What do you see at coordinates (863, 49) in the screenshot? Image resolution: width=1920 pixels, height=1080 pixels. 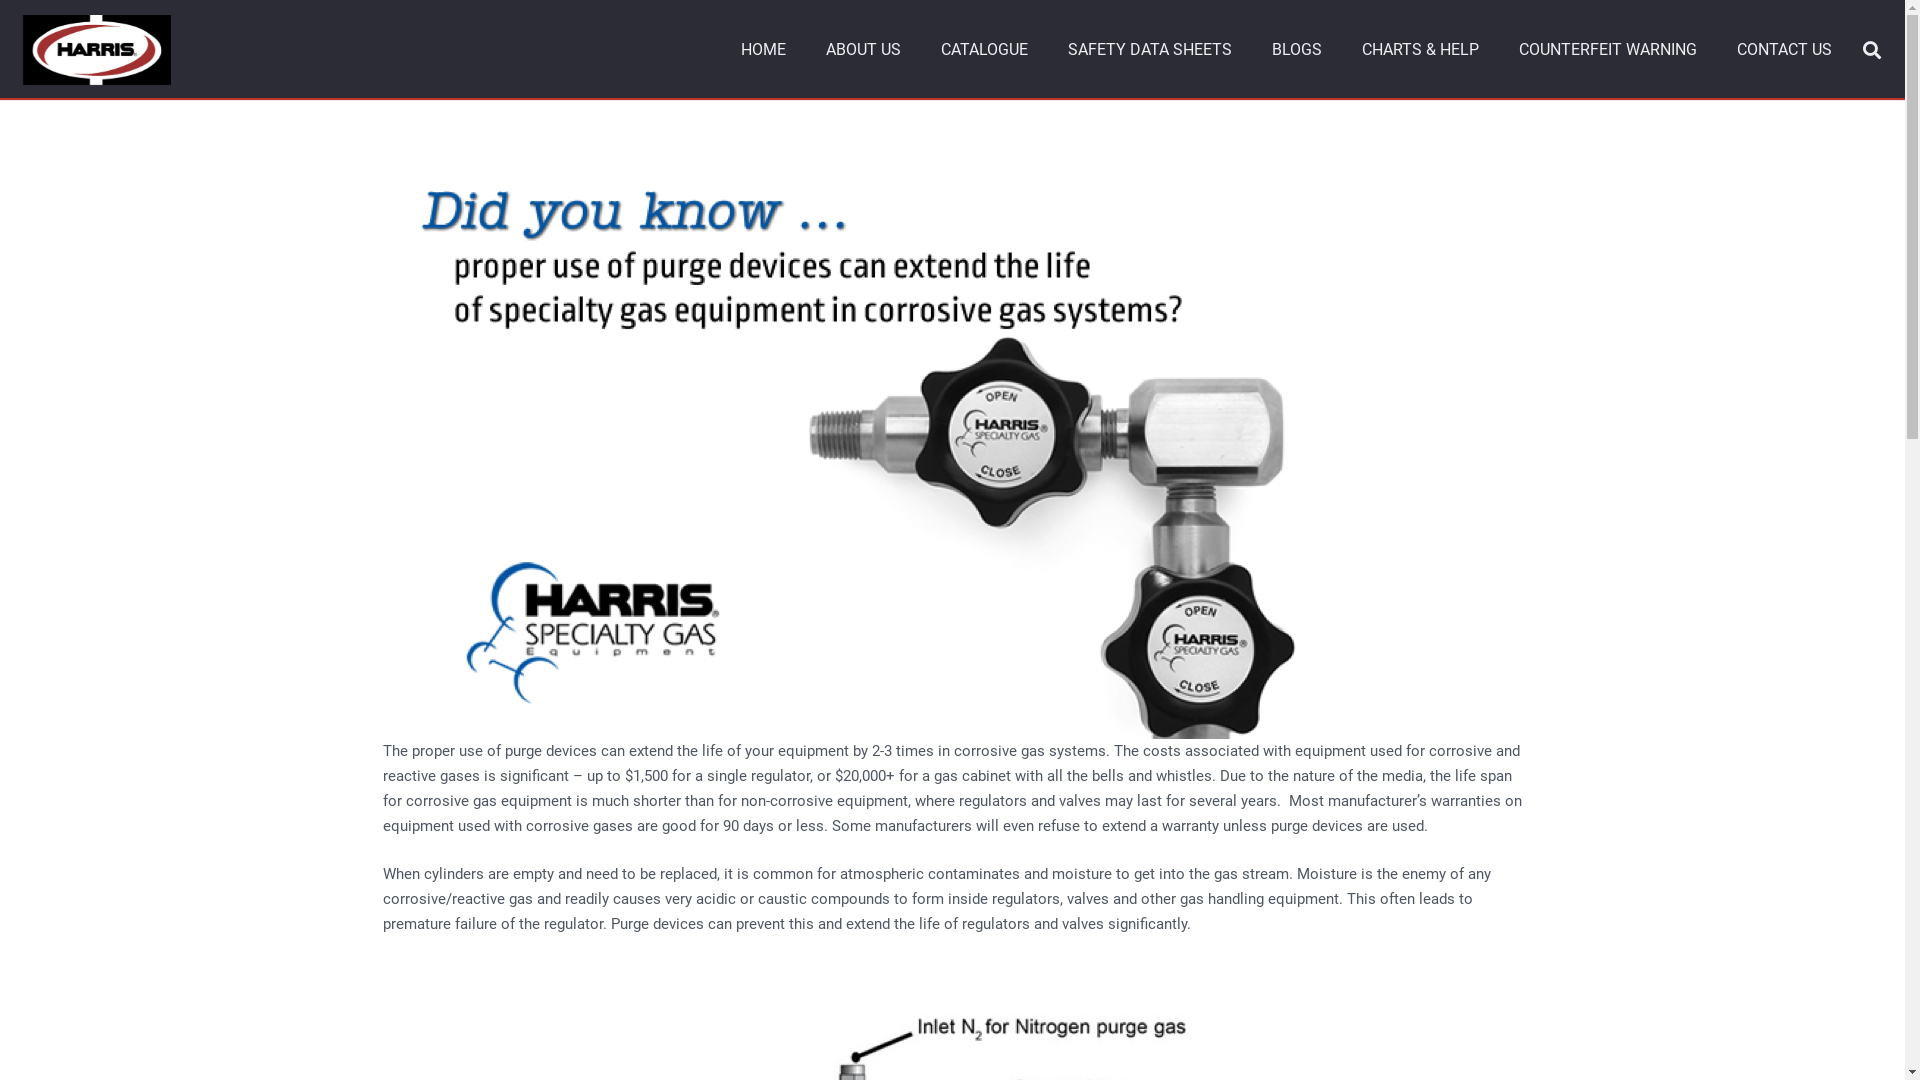 I see `'ABOUT US'` at bounding box center [863, 49].